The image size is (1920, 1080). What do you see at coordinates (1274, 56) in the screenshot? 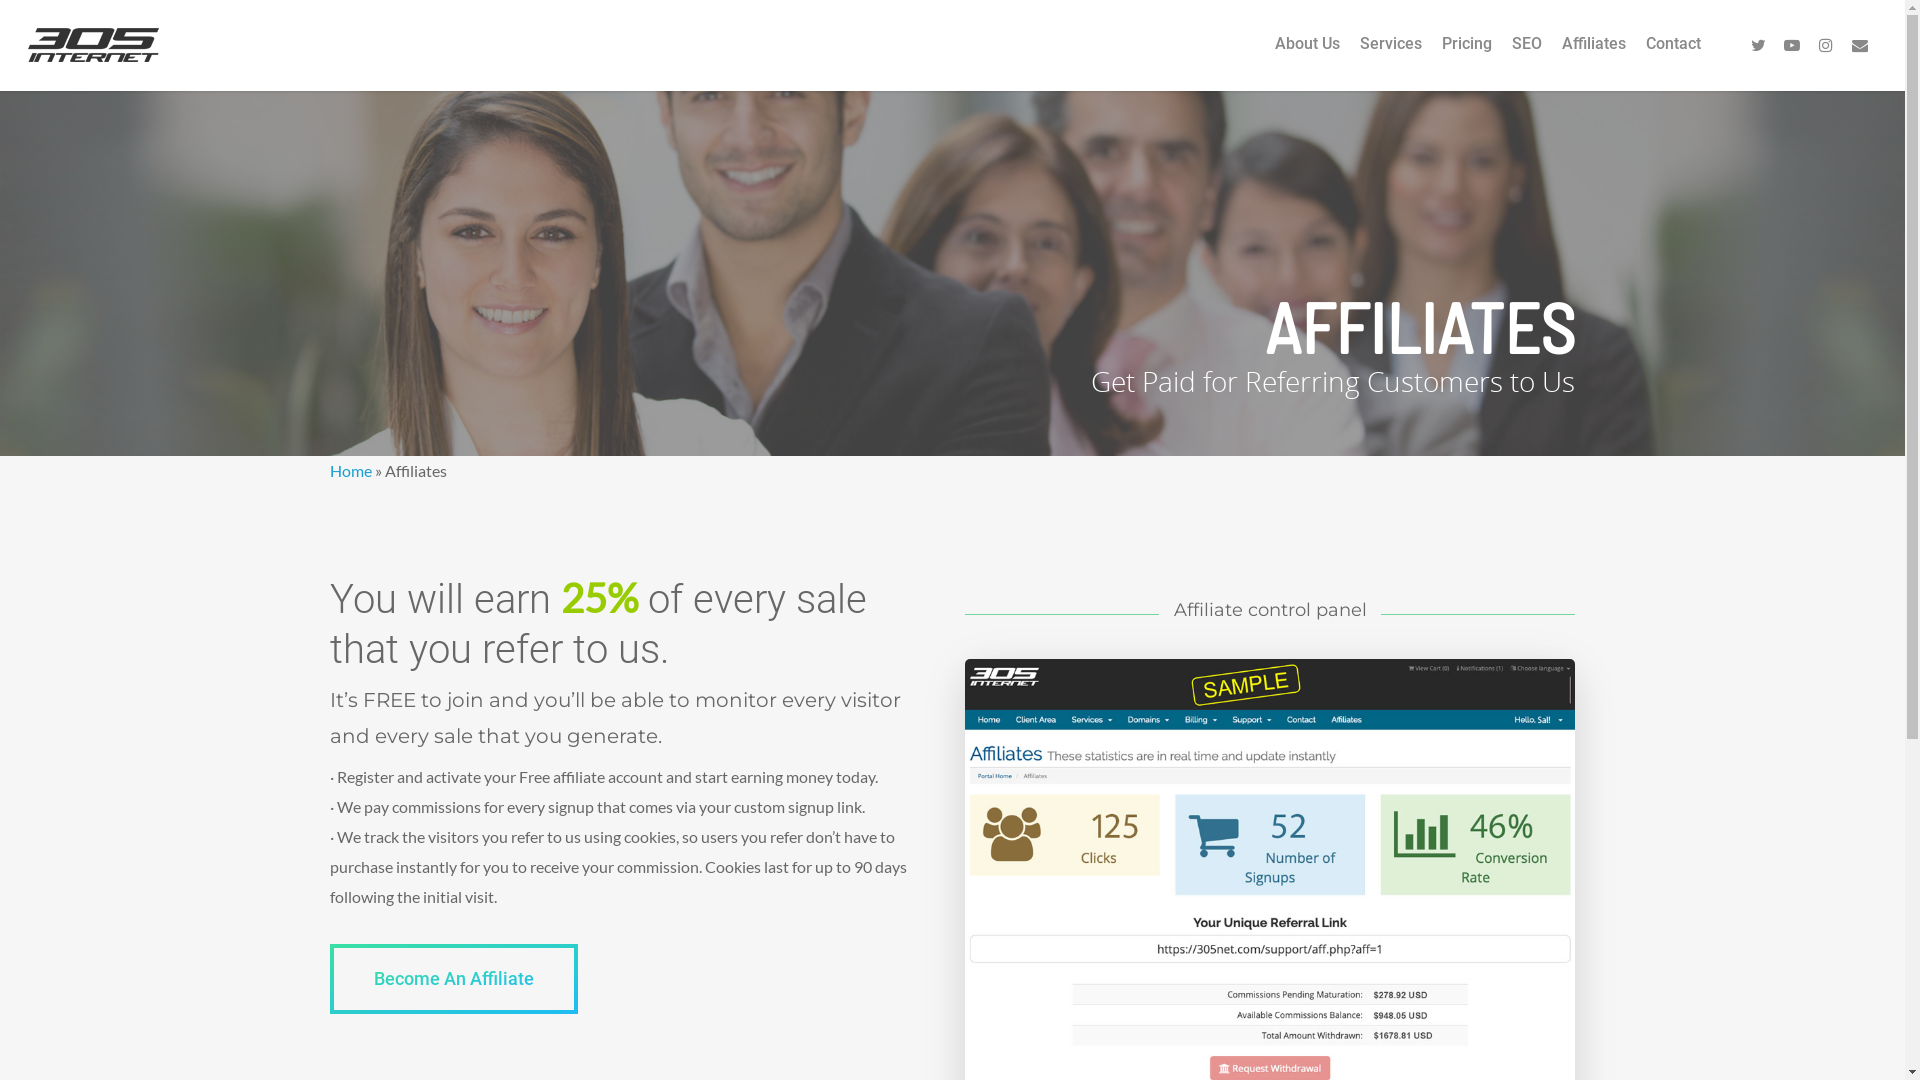
I see `'About Us'` at bounding box center [1274, 56].